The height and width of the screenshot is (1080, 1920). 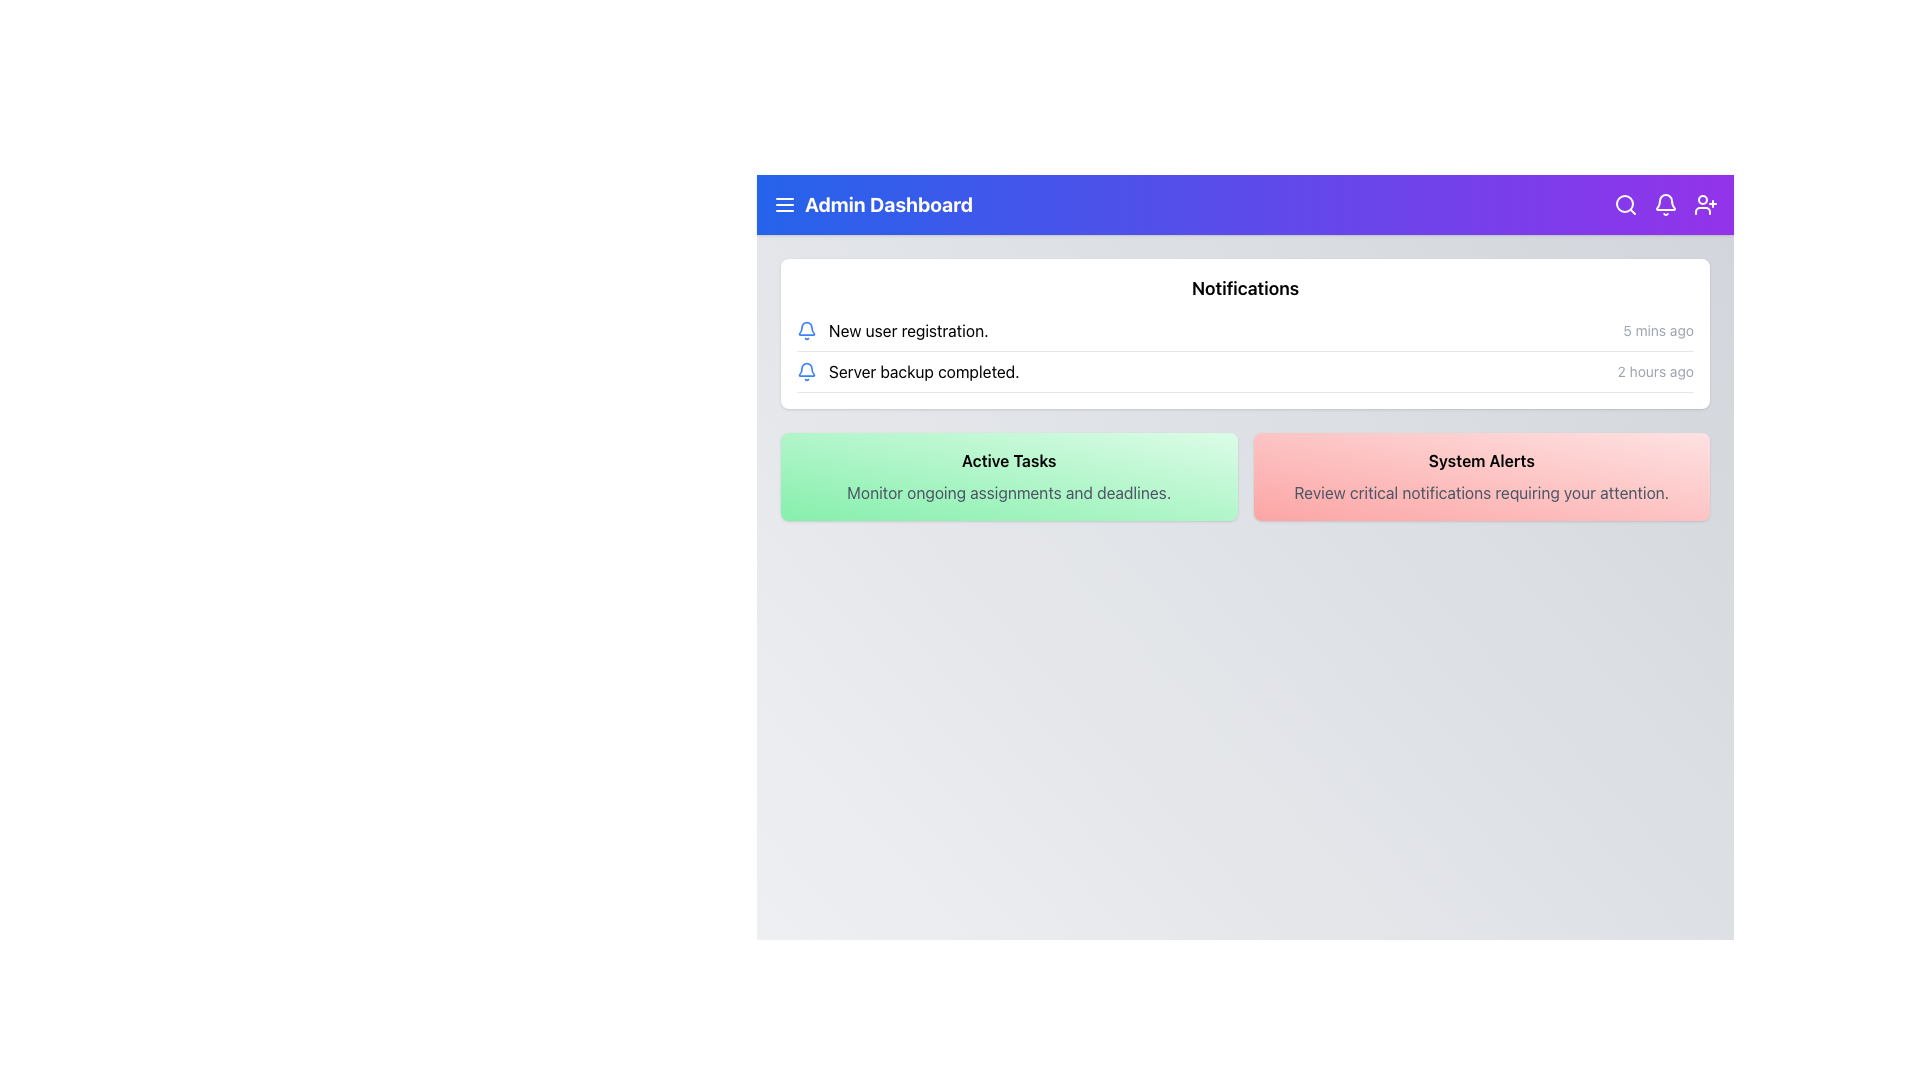 I want to click on the central circular part of the magnifying glass icon located in the top-right corner of the interface, so click(x=1625, y=204).